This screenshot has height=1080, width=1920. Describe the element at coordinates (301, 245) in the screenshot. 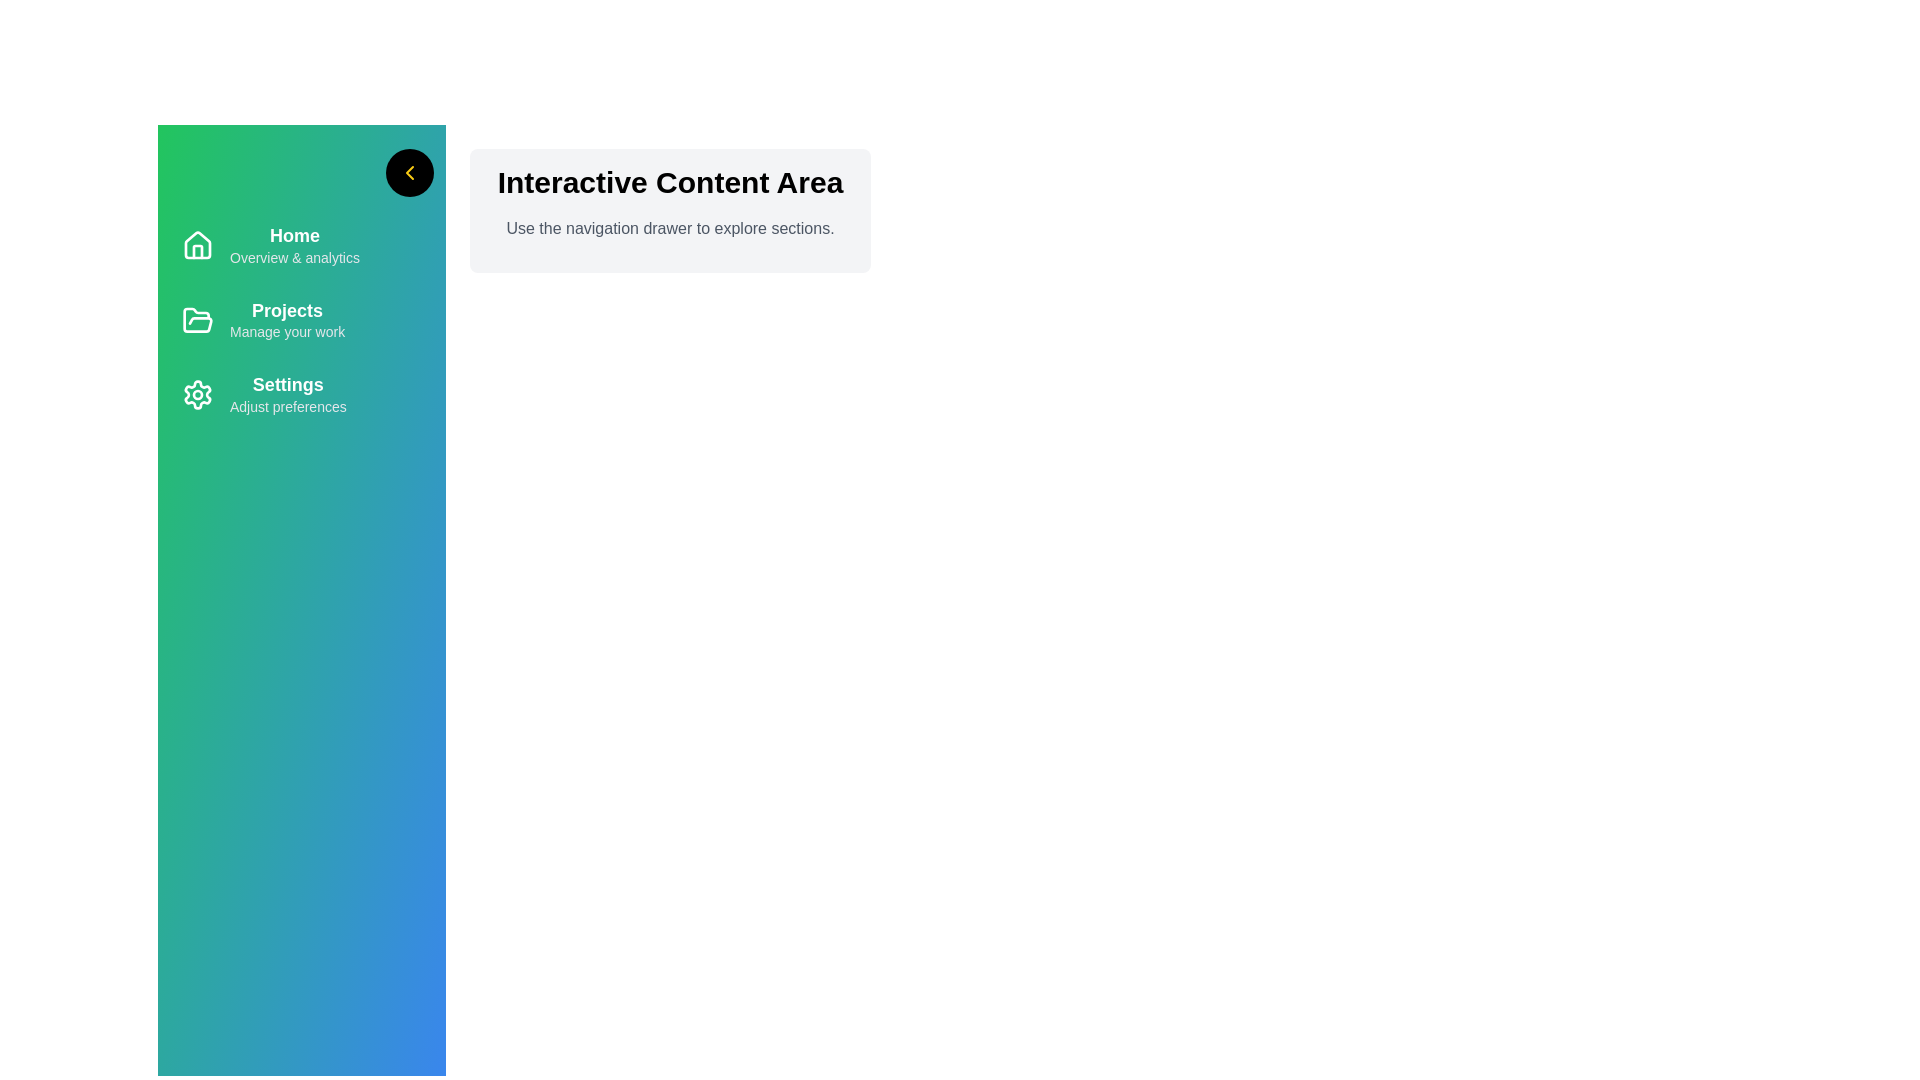

I see `the menu item Home to highlight it` at that location.